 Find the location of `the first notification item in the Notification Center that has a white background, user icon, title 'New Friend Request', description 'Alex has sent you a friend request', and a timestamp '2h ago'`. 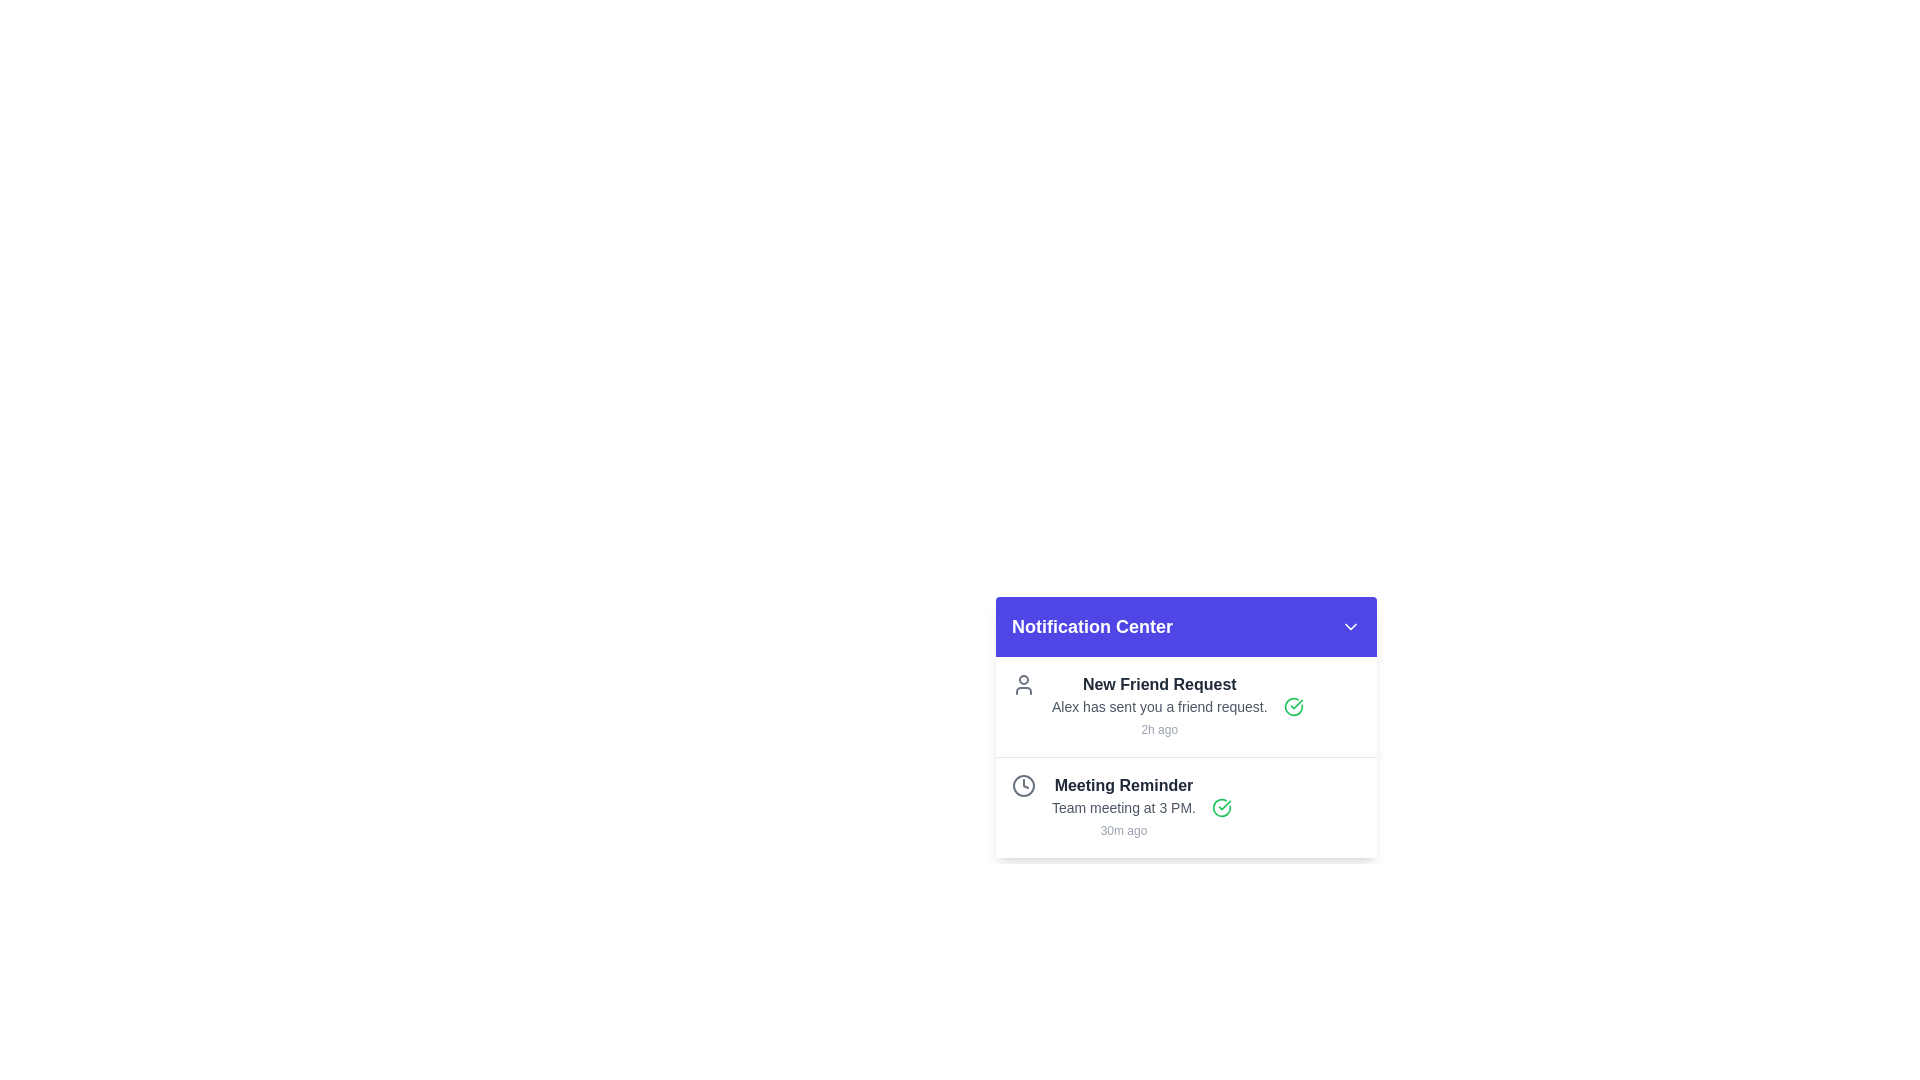

the first notification item in the Notification Center that has a white background, user icon, title 'New Friend Request', description 'Alex has sent you a friend request', and a timestamp '2h ago' is located at coordinates (1186, 705).